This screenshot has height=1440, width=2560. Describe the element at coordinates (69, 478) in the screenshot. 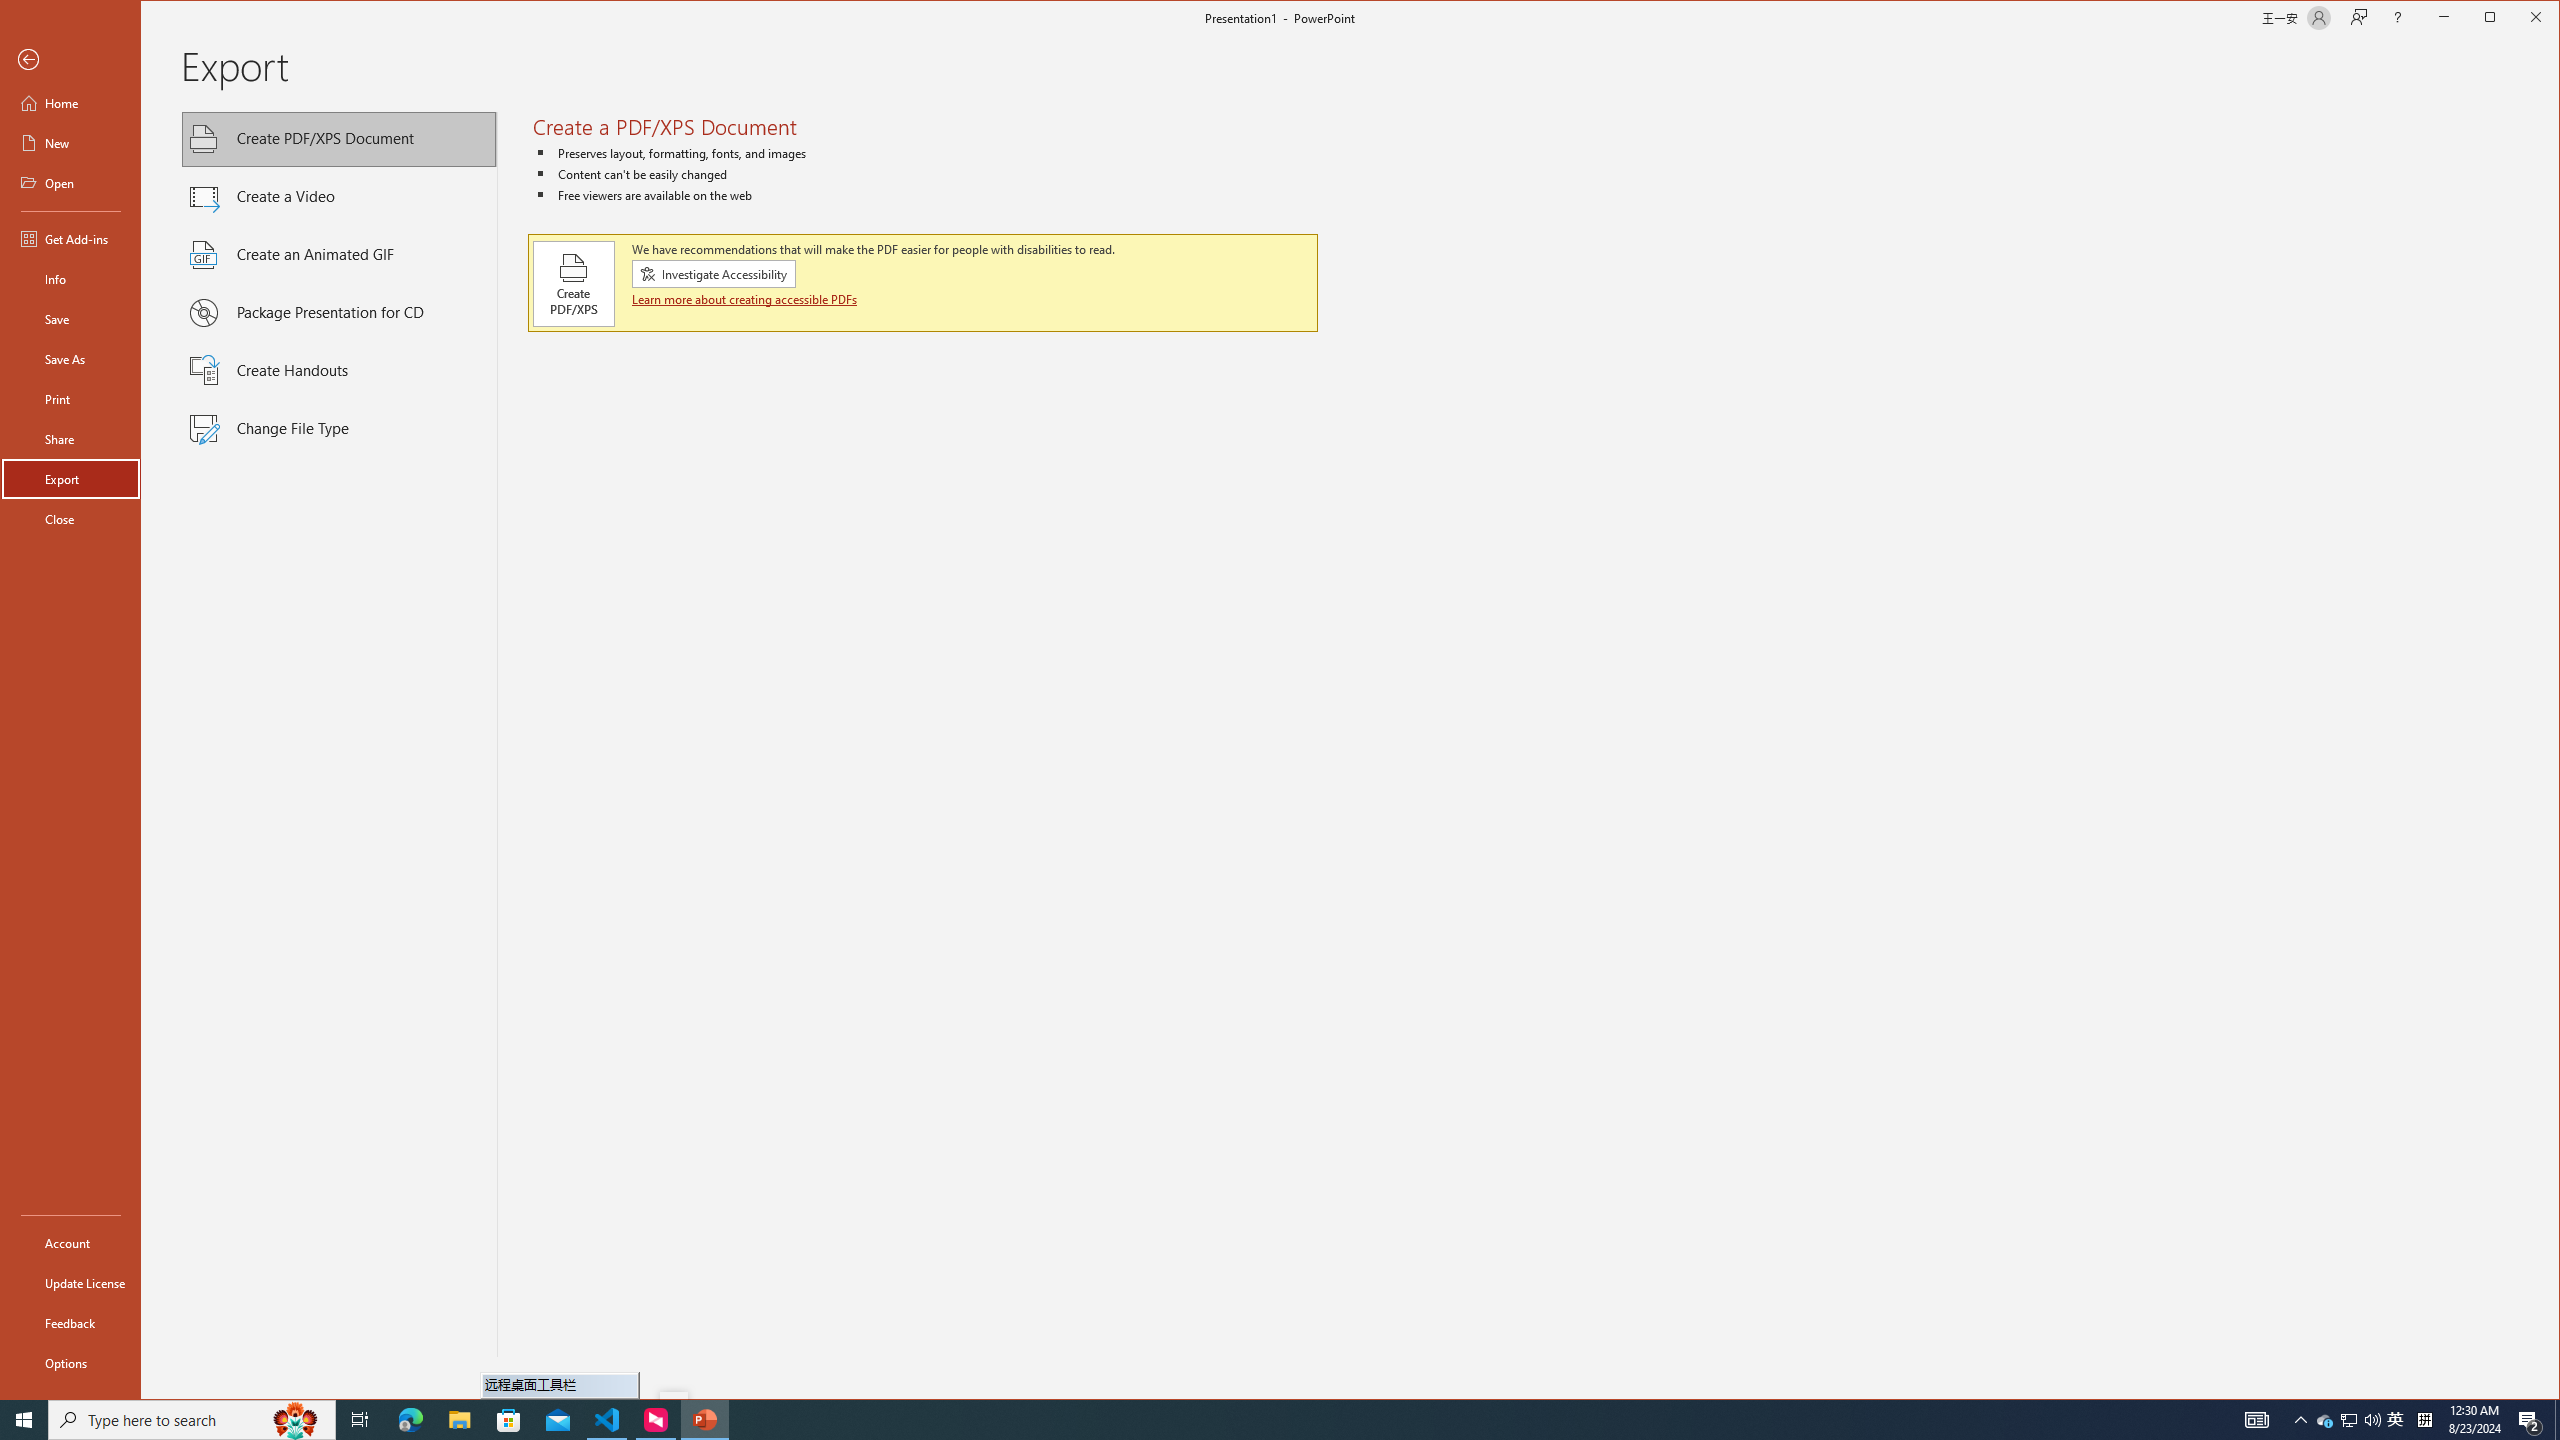

I see `'Export'` at that location.